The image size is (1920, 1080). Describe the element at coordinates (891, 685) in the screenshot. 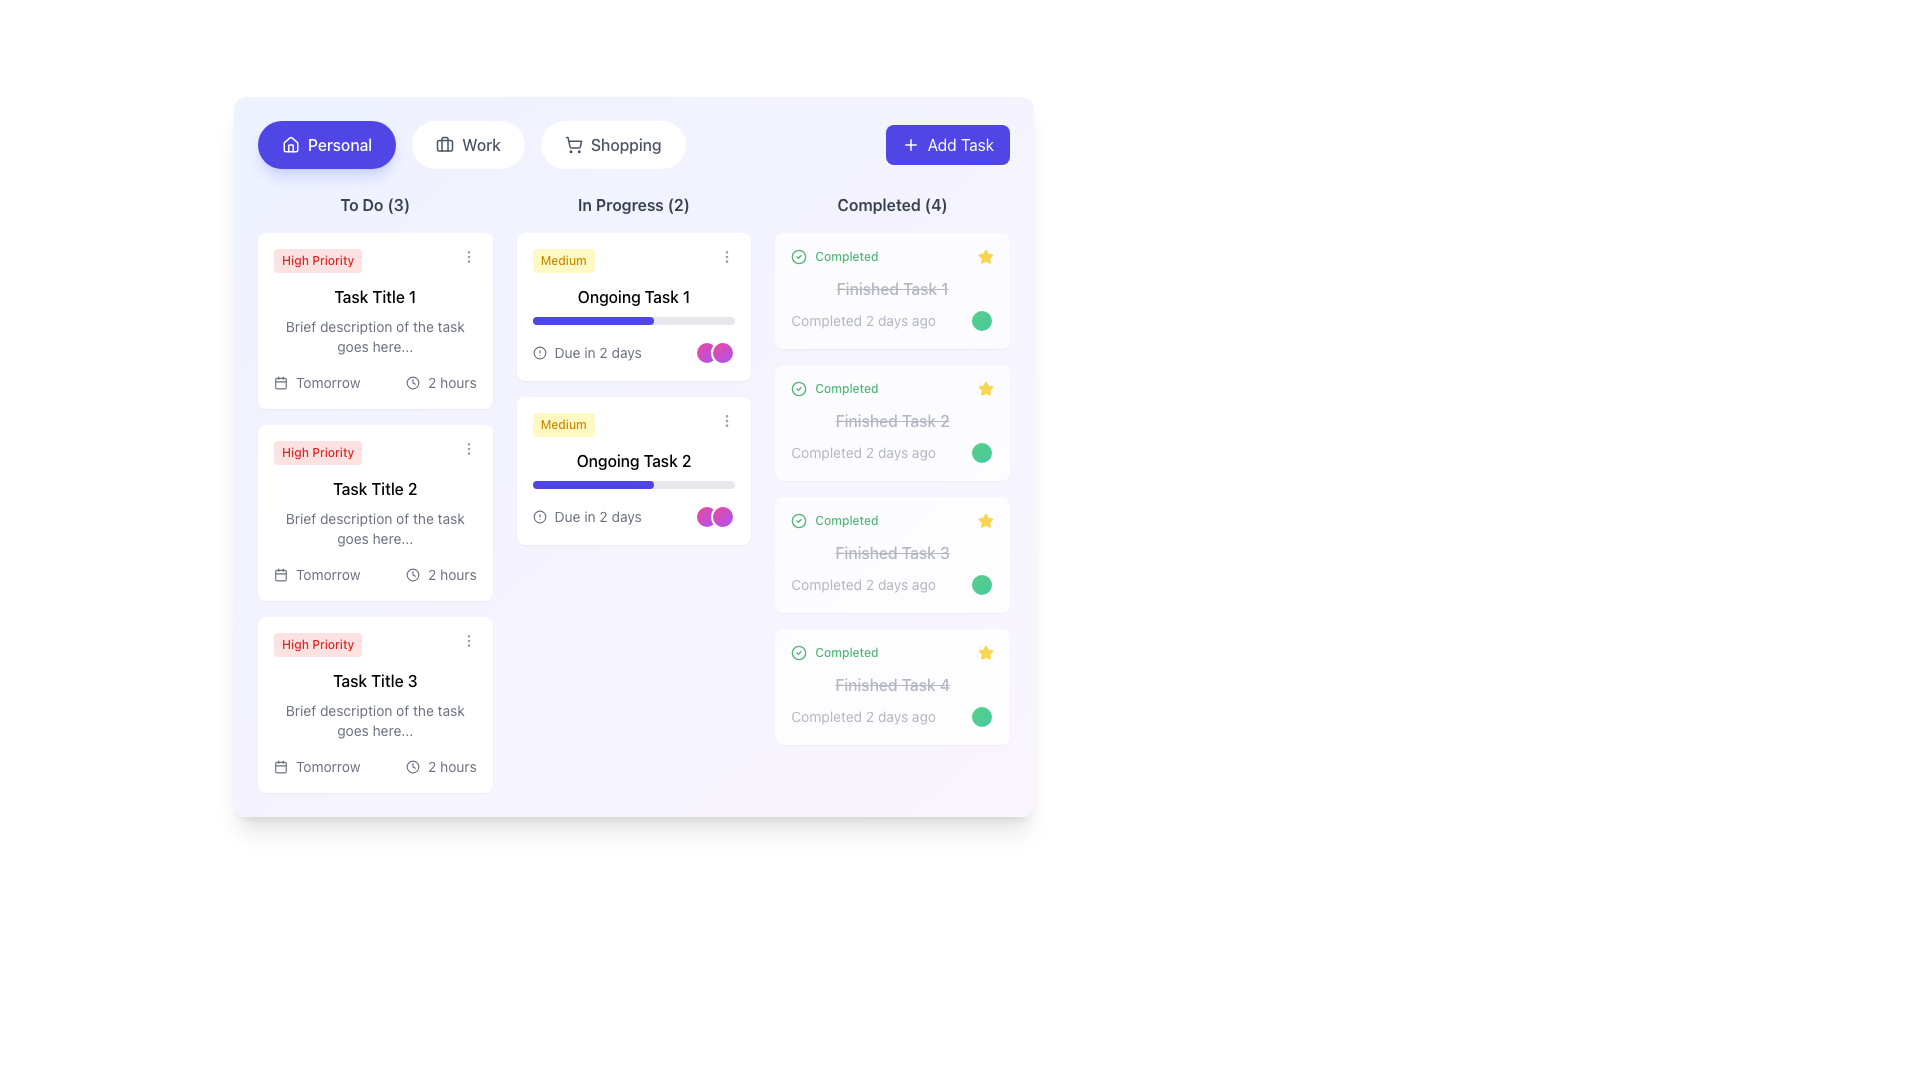

I see `the 'Completed' task card which has a white background, displays 'Completed' in green, and is the fourth card in the 'Completed' column` at that location.